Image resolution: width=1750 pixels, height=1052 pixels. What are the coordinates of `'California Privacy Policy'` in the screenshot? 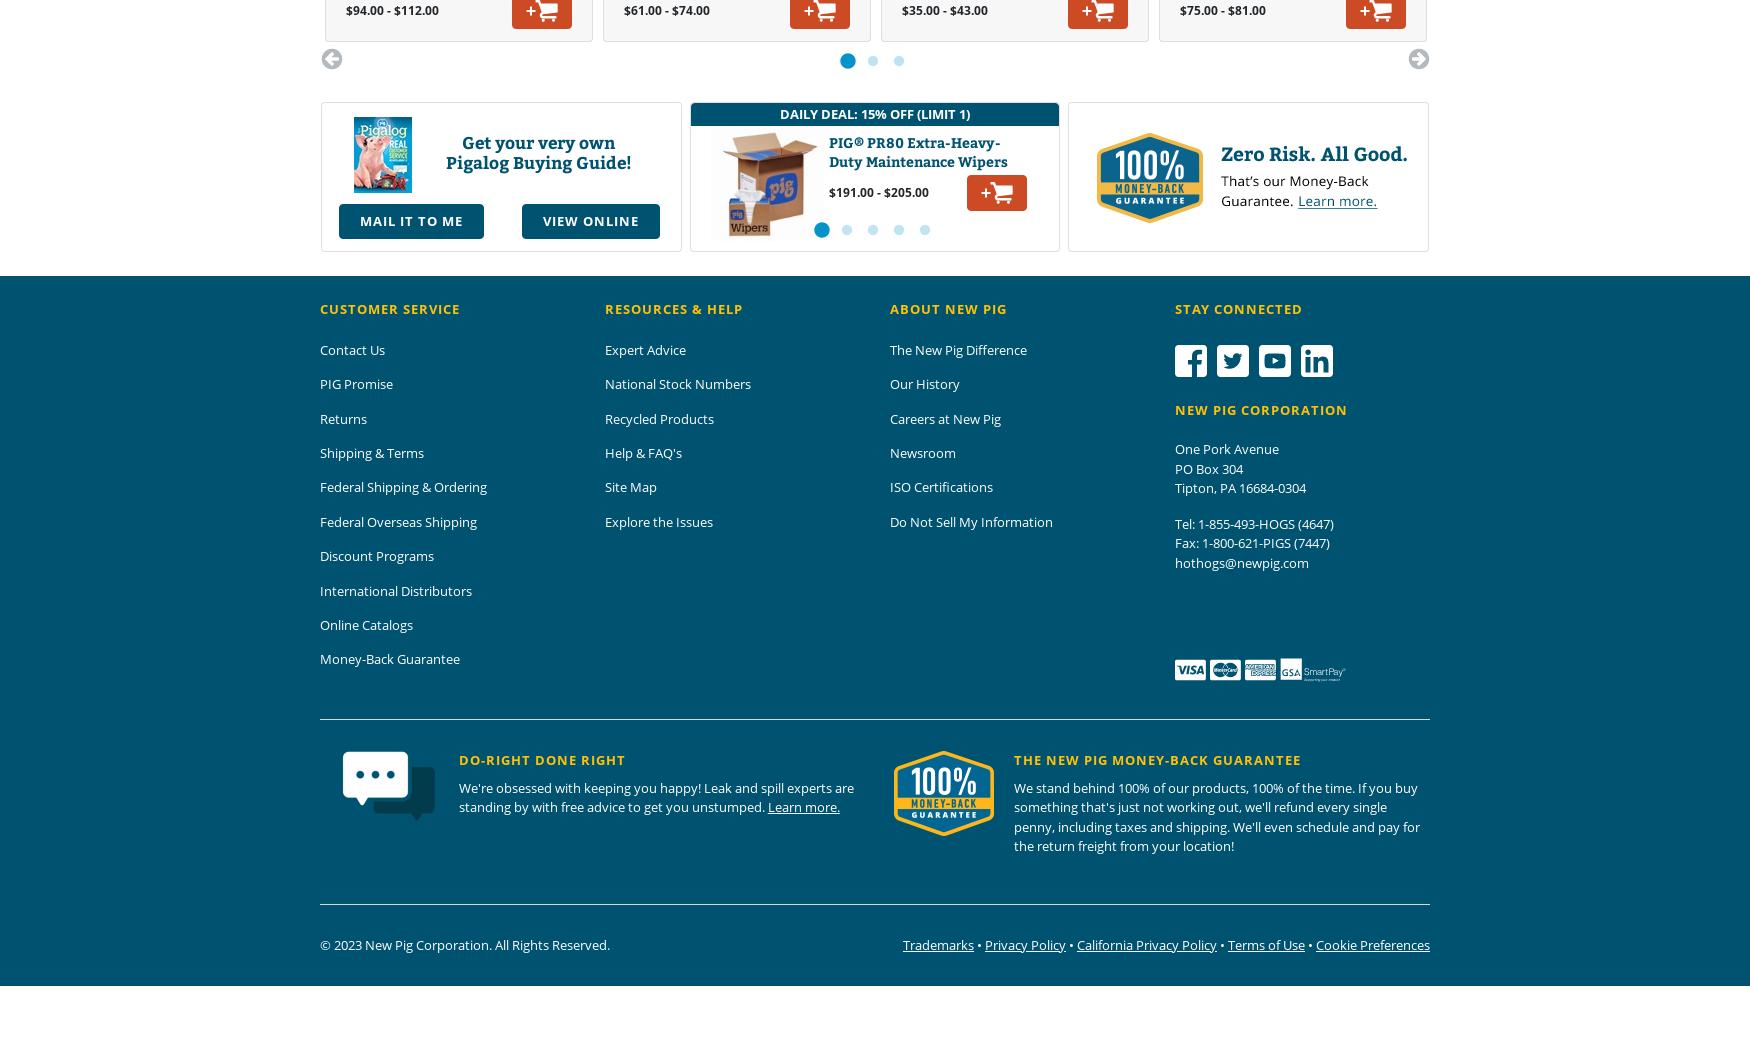 It's located at (1076, 942).